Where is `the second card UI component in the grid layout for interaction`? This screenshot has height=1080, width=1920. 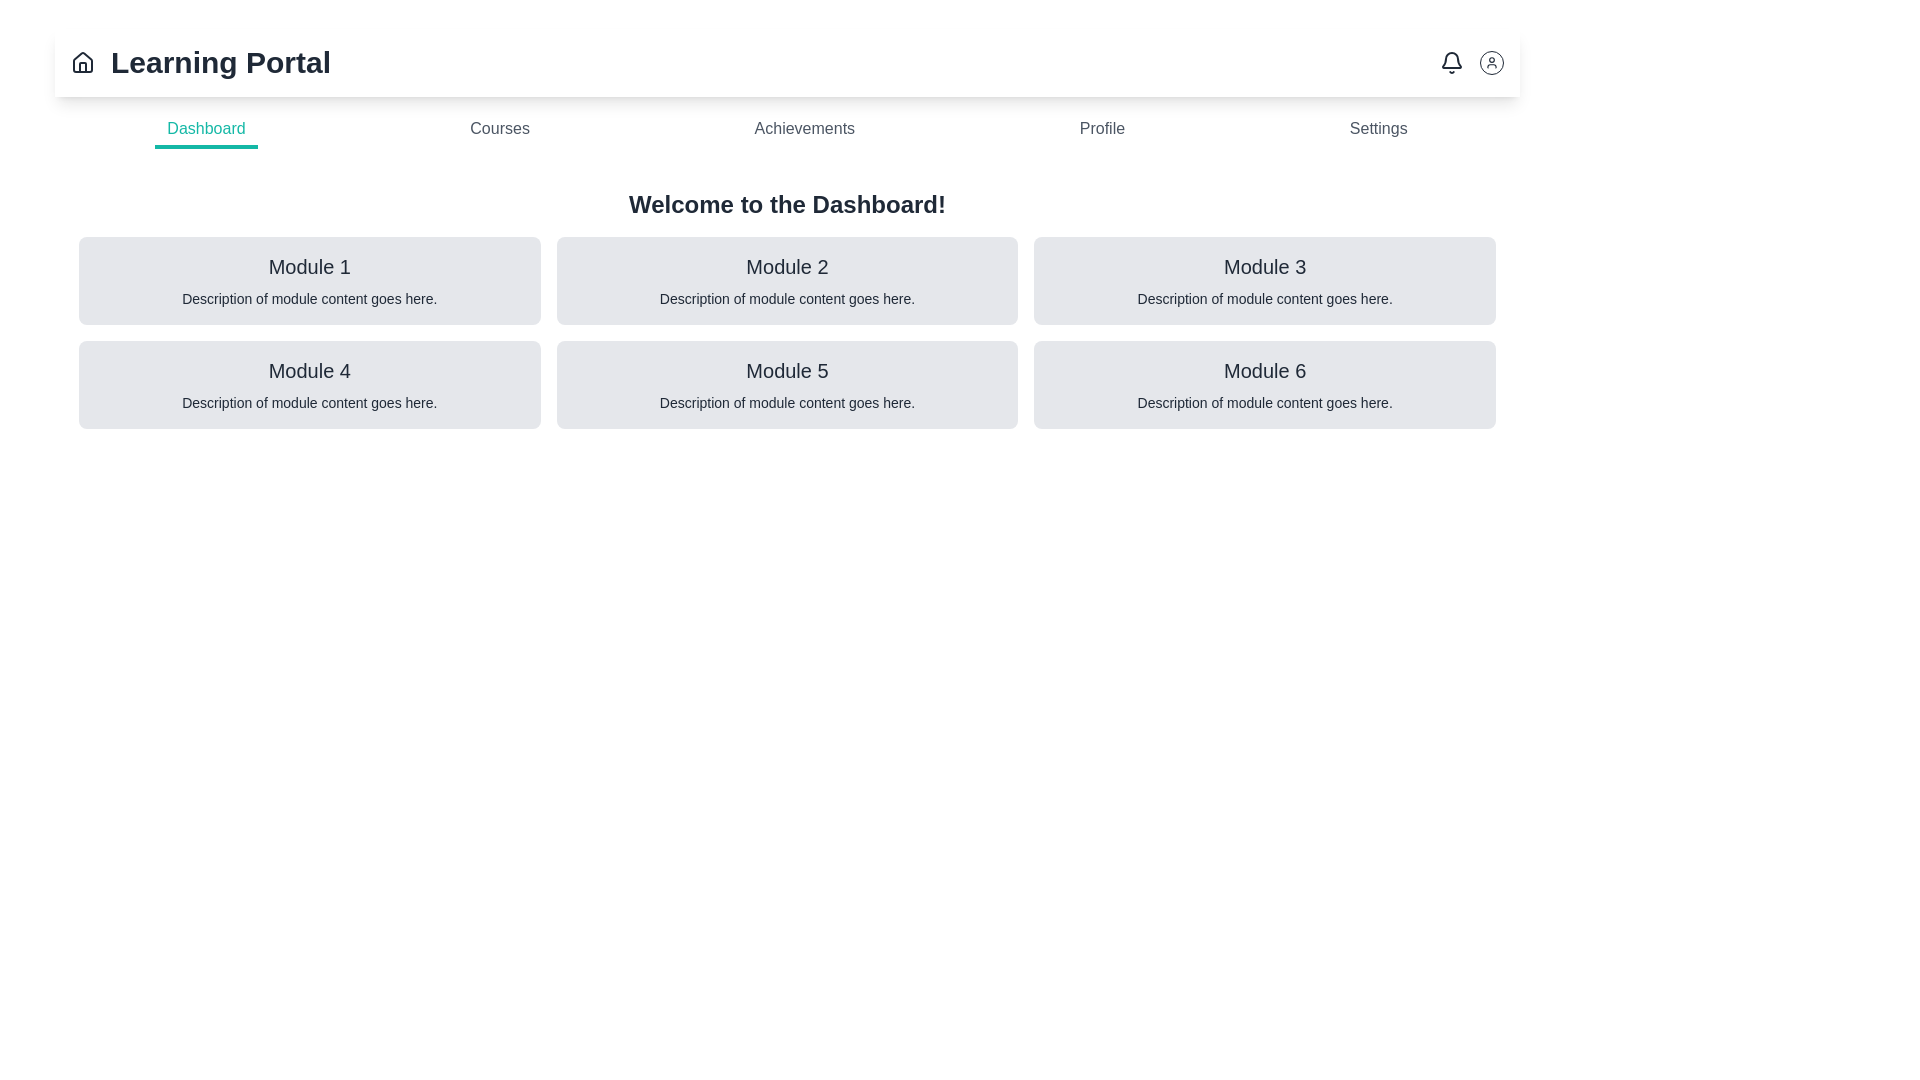
the second card UI component in the grid layout for interaction is located at coordinates (786, 281).